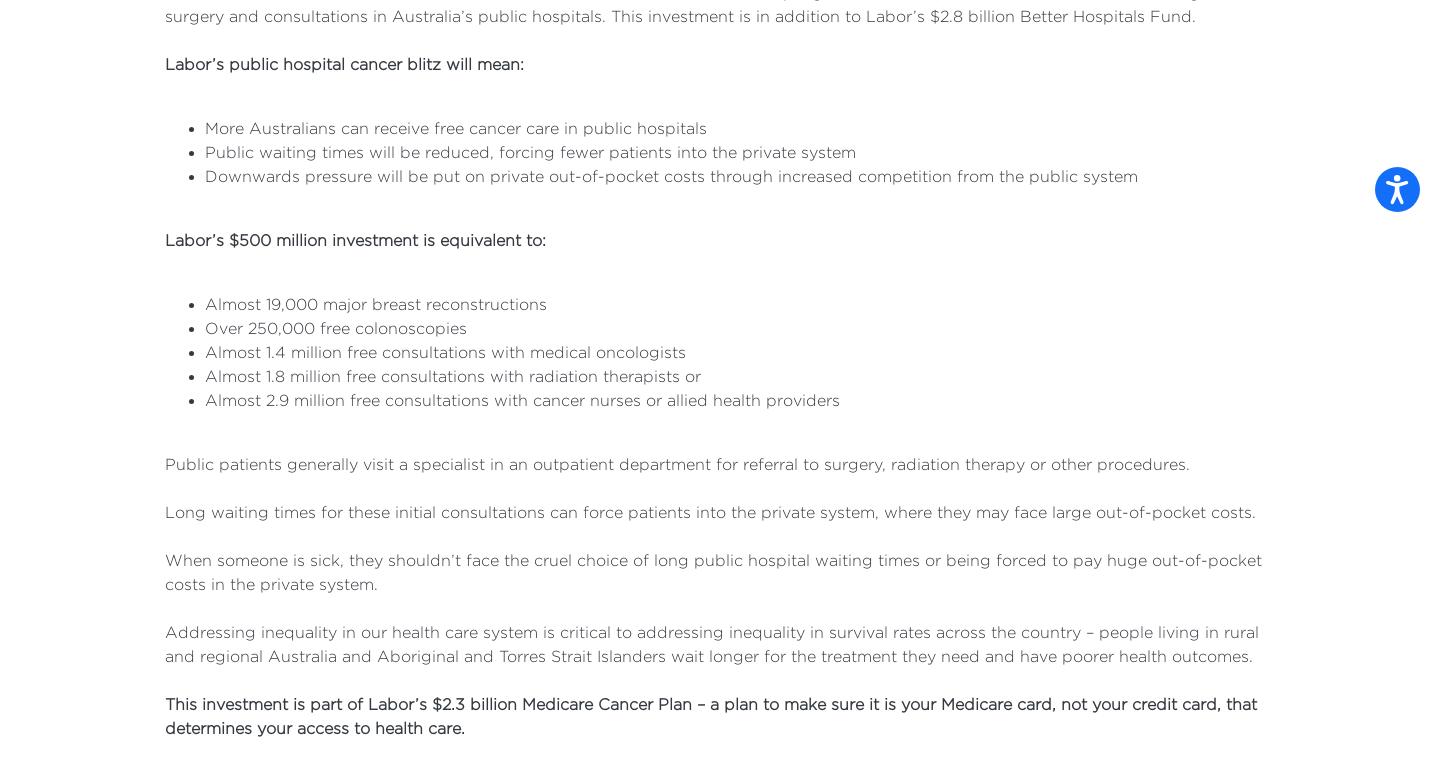  I want to click on 'Almost 1.8 million free consultations with radiation therapists or', so click(453, 375).